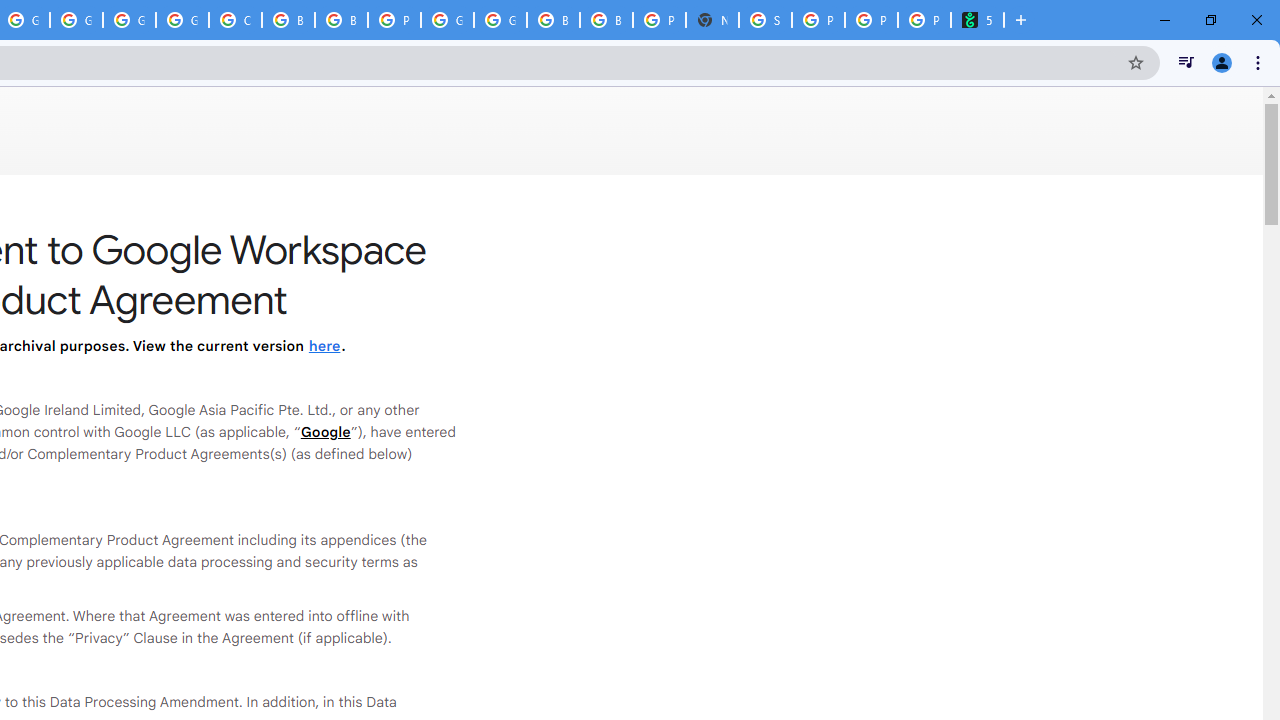 This screenshot has height=720, width=1280. What do you see at coordinates (712, 20) in the screenshot?
I see `'New Tab'` at bounding box center [712, 20].